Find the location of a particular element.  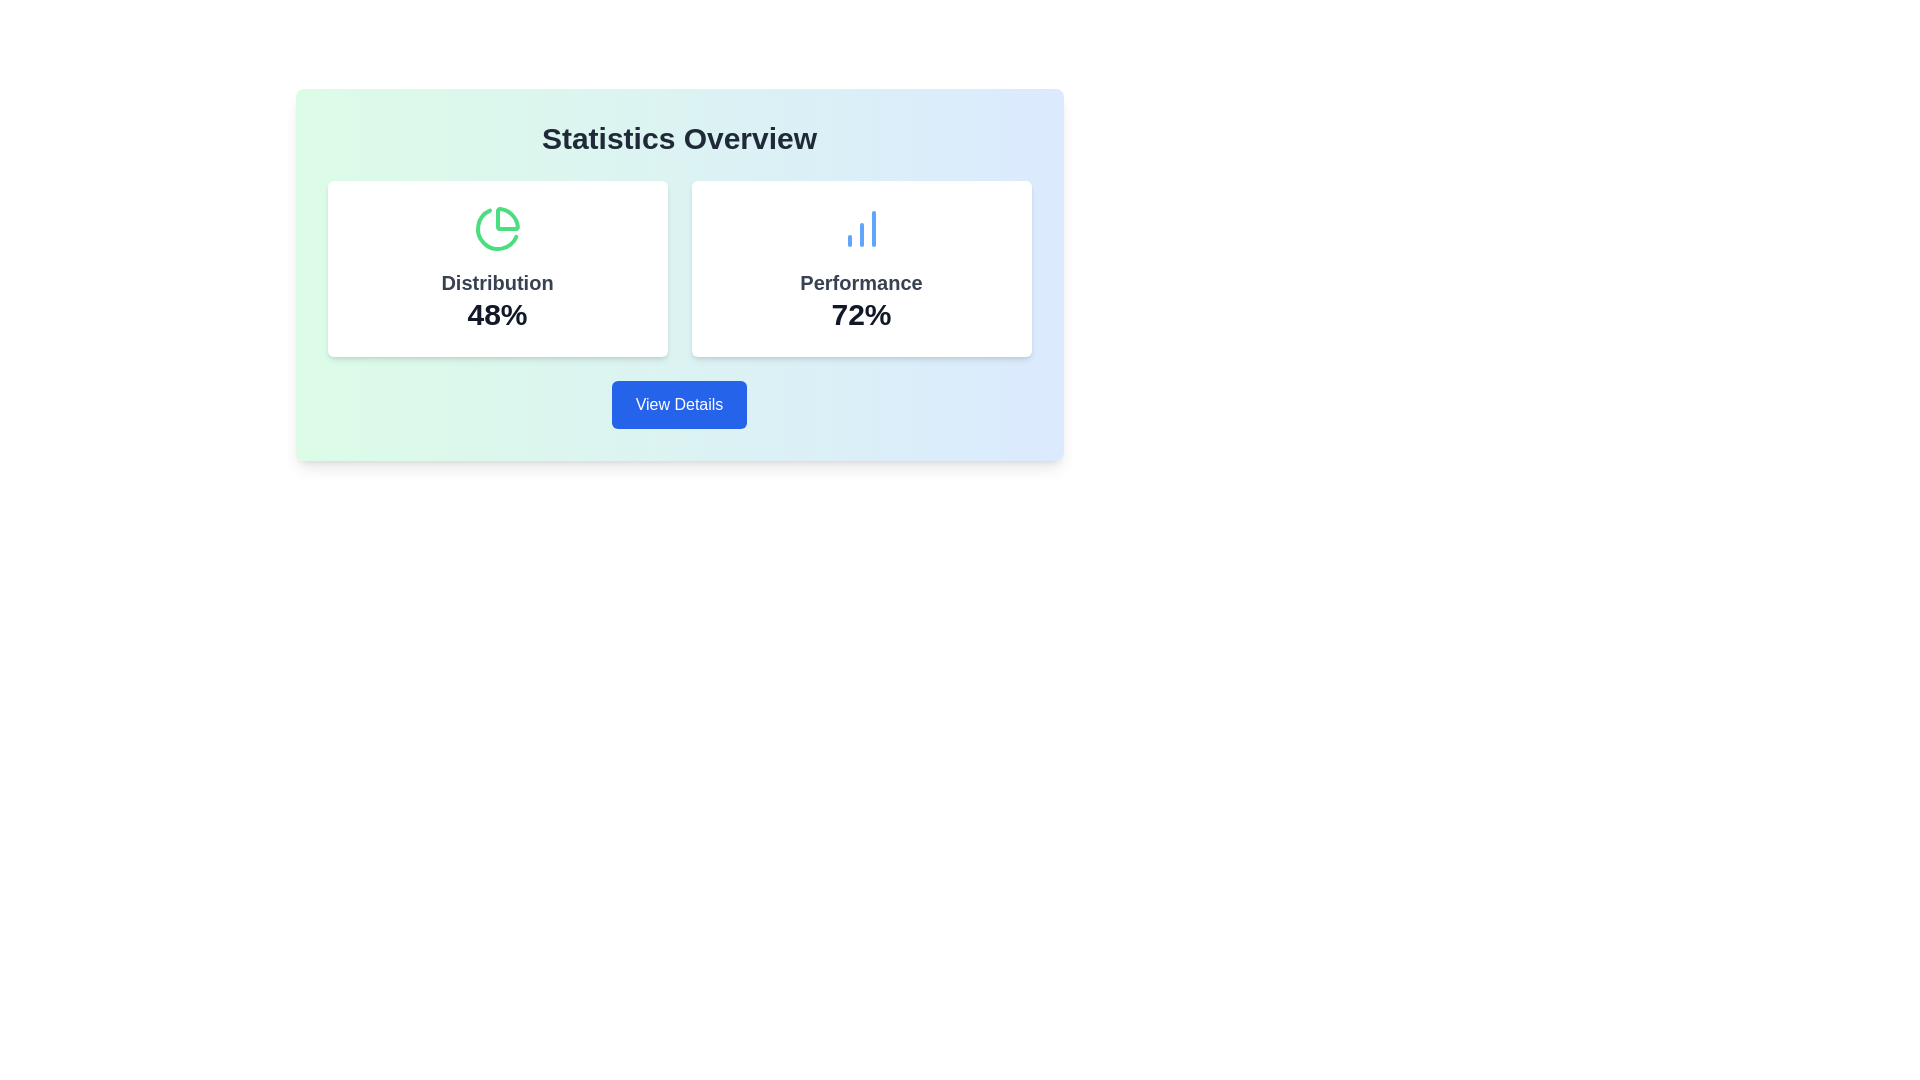

the information displayed as bold text '72%' in the Performance card located on the right side of the interface is located at coordinates (861, 315).